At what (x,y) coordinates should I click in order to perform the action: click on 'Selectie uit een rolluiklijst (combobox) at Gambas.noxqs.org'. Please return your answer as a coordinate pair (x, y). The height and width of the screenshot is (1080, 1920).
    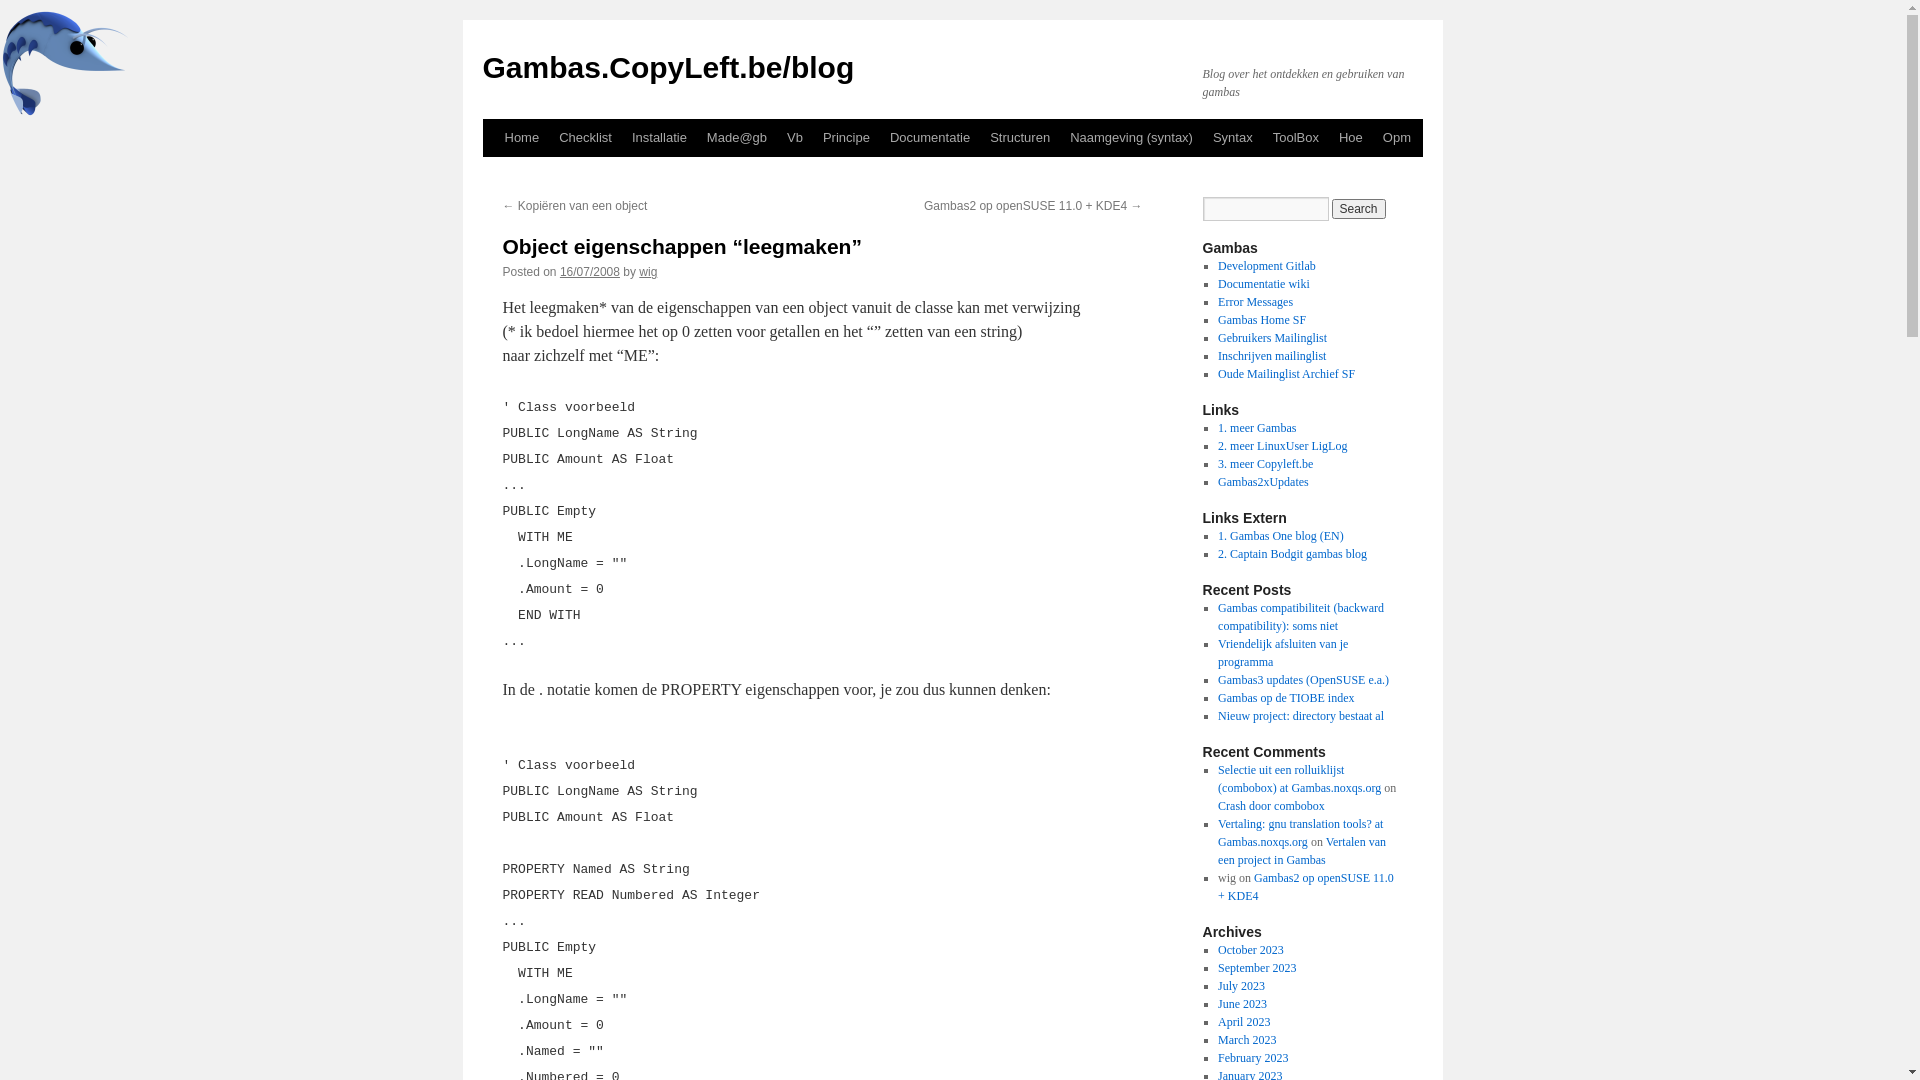
    Looking at the image, I should click on (1299, 778).